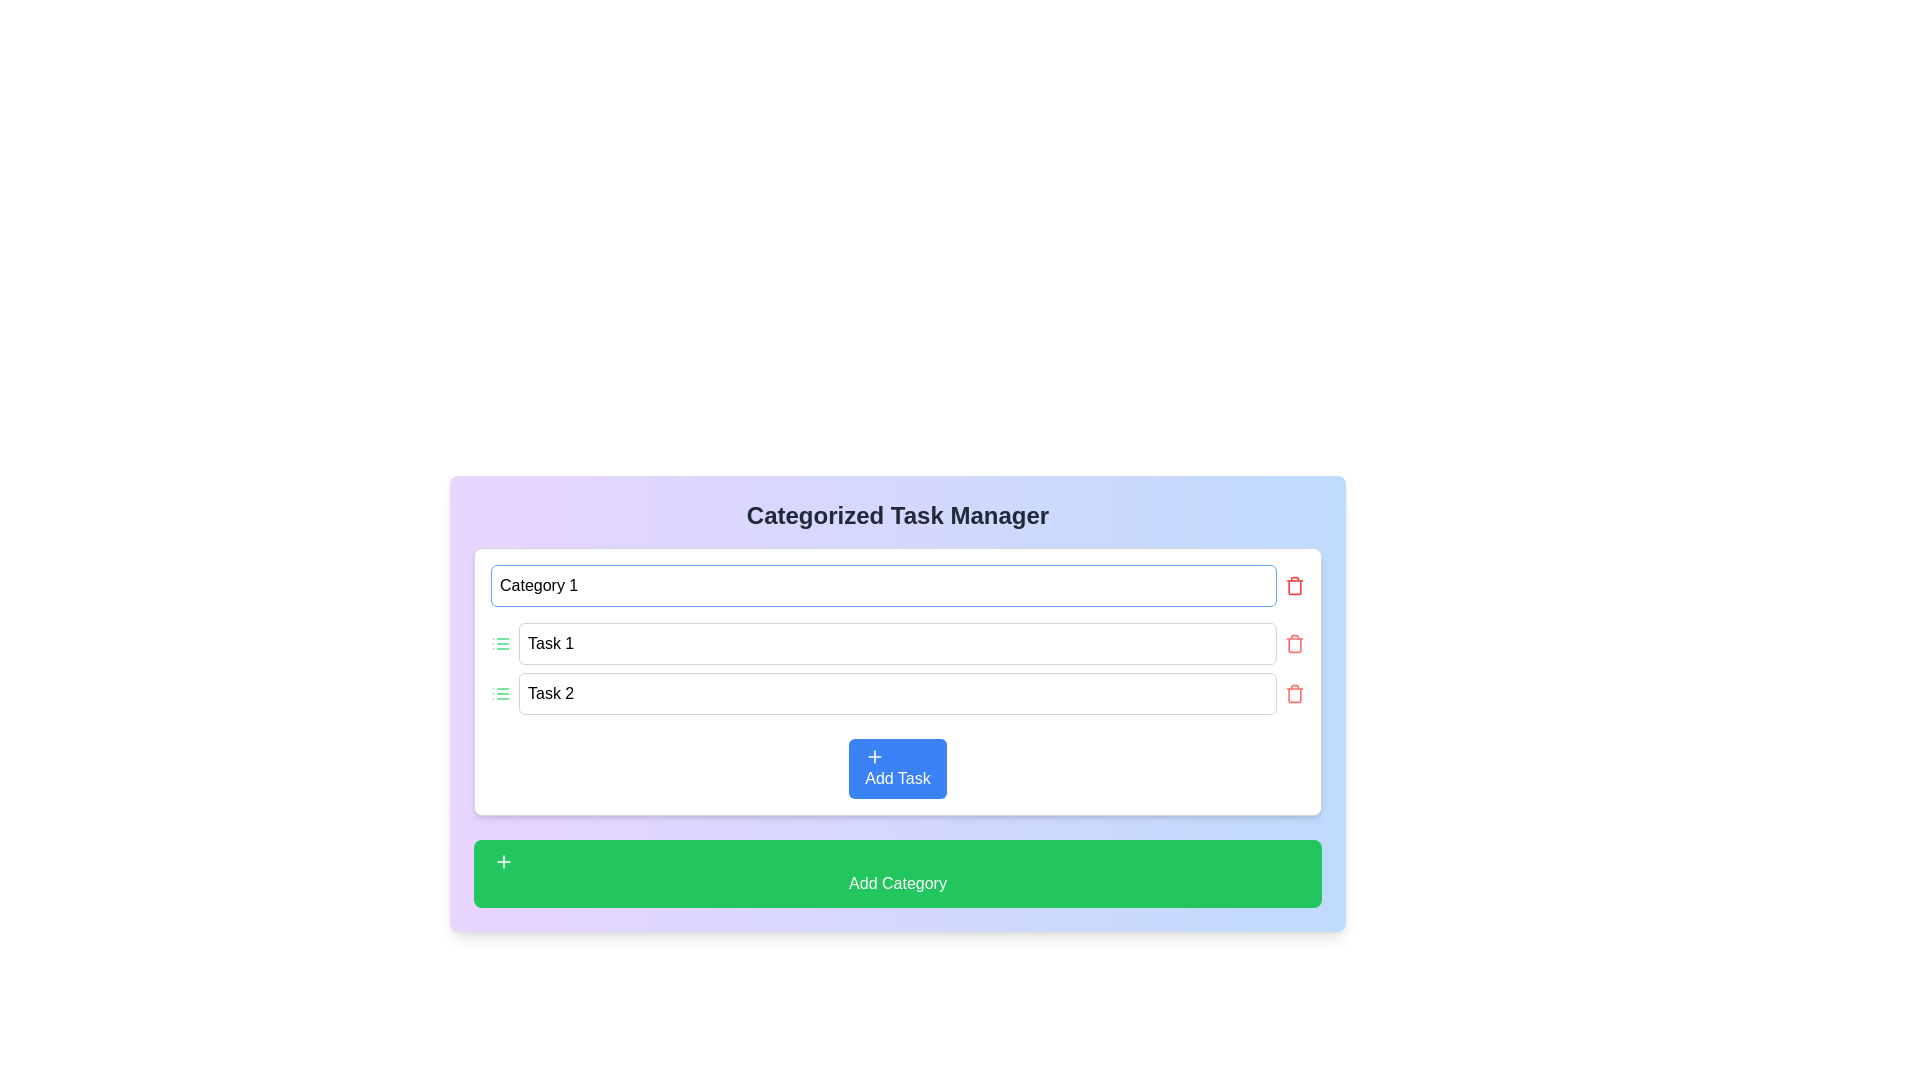 This screenshot has height=1080, width=1920. Describe the element at coordinates (1295, 585) in the screenshot. I see `the icon button located on the far-right side of the input field labeled 'Category 1'` at that location.